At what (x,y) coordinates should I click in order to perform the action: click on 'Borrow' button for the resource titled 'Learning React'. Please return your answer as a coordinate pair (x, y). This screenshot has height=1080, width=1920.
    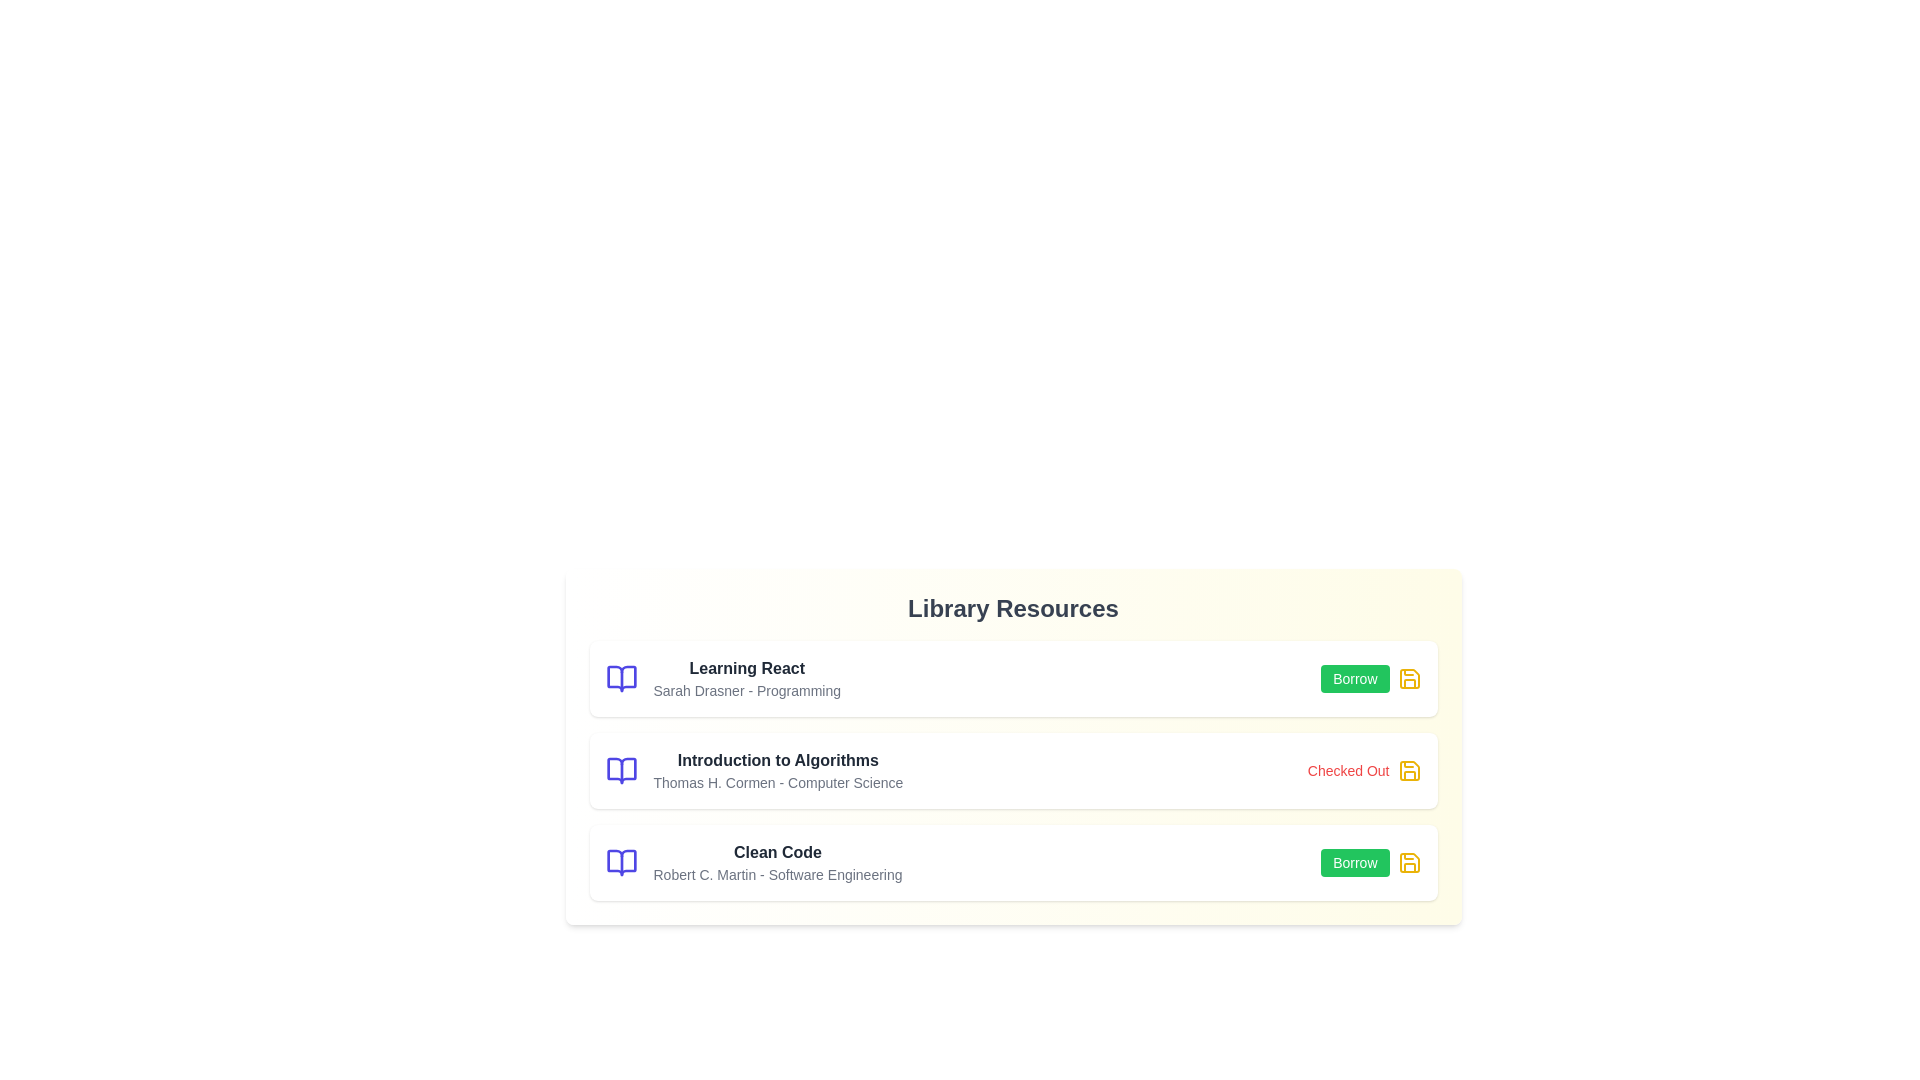
    Looking at the image, I should click on (1355, 677).